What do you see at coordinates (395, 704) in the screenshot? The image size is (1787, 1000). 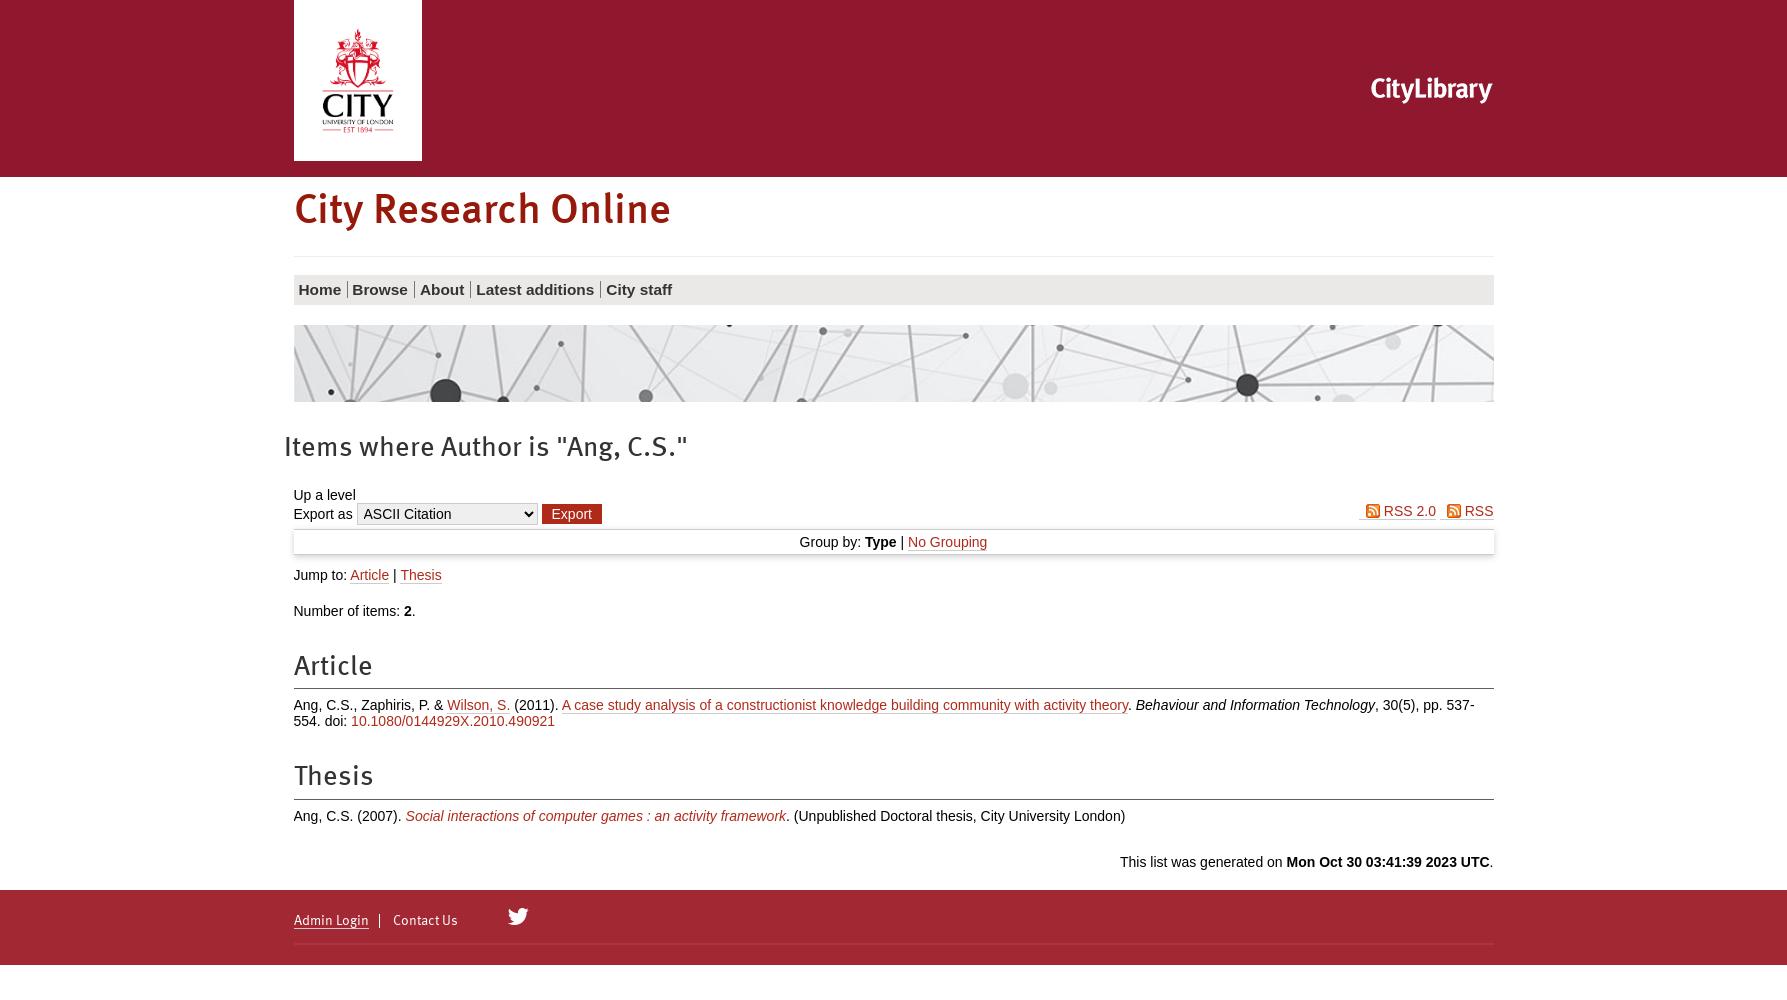 I see `'Zaphiris, P.'` at bounding box center [395, 704].